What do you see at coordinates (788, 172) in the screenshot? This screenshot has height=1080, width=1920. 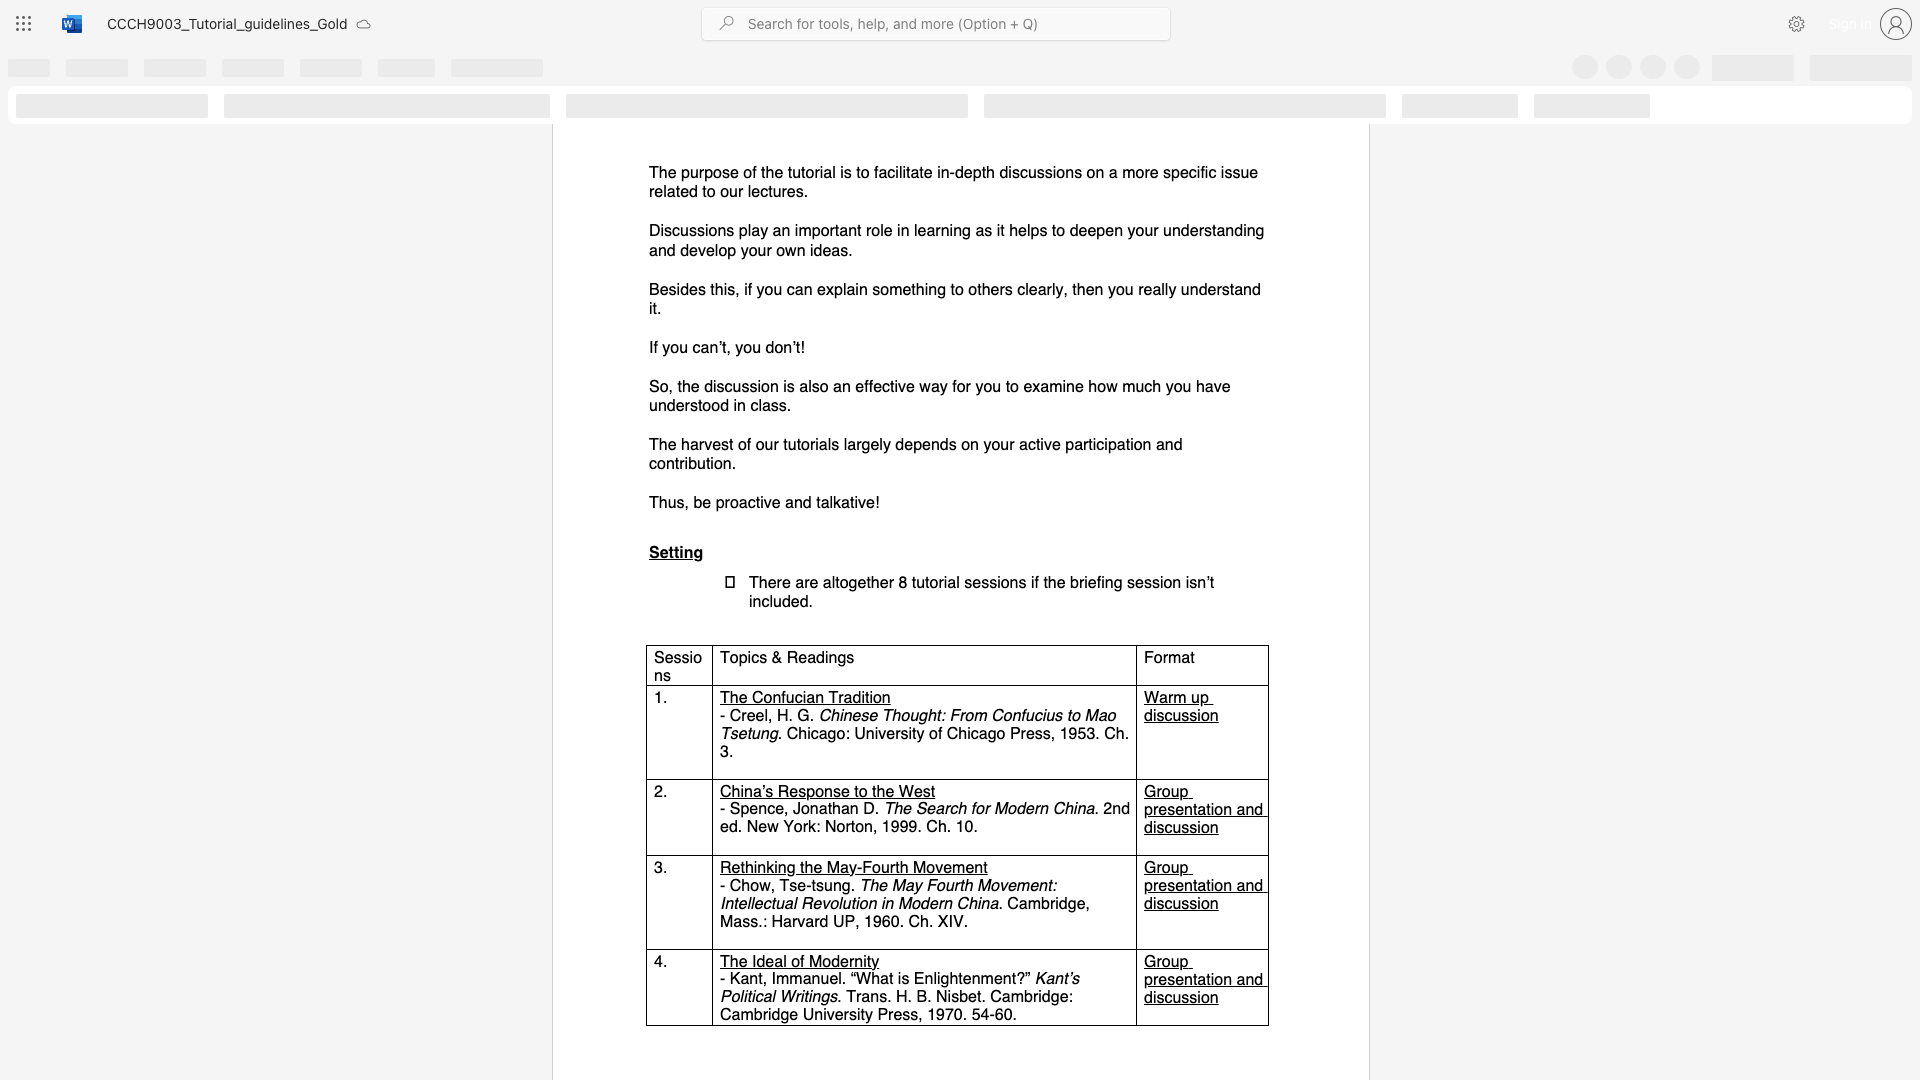 I see `the 2th character "t" in the text` at bounding box center [788, 172].